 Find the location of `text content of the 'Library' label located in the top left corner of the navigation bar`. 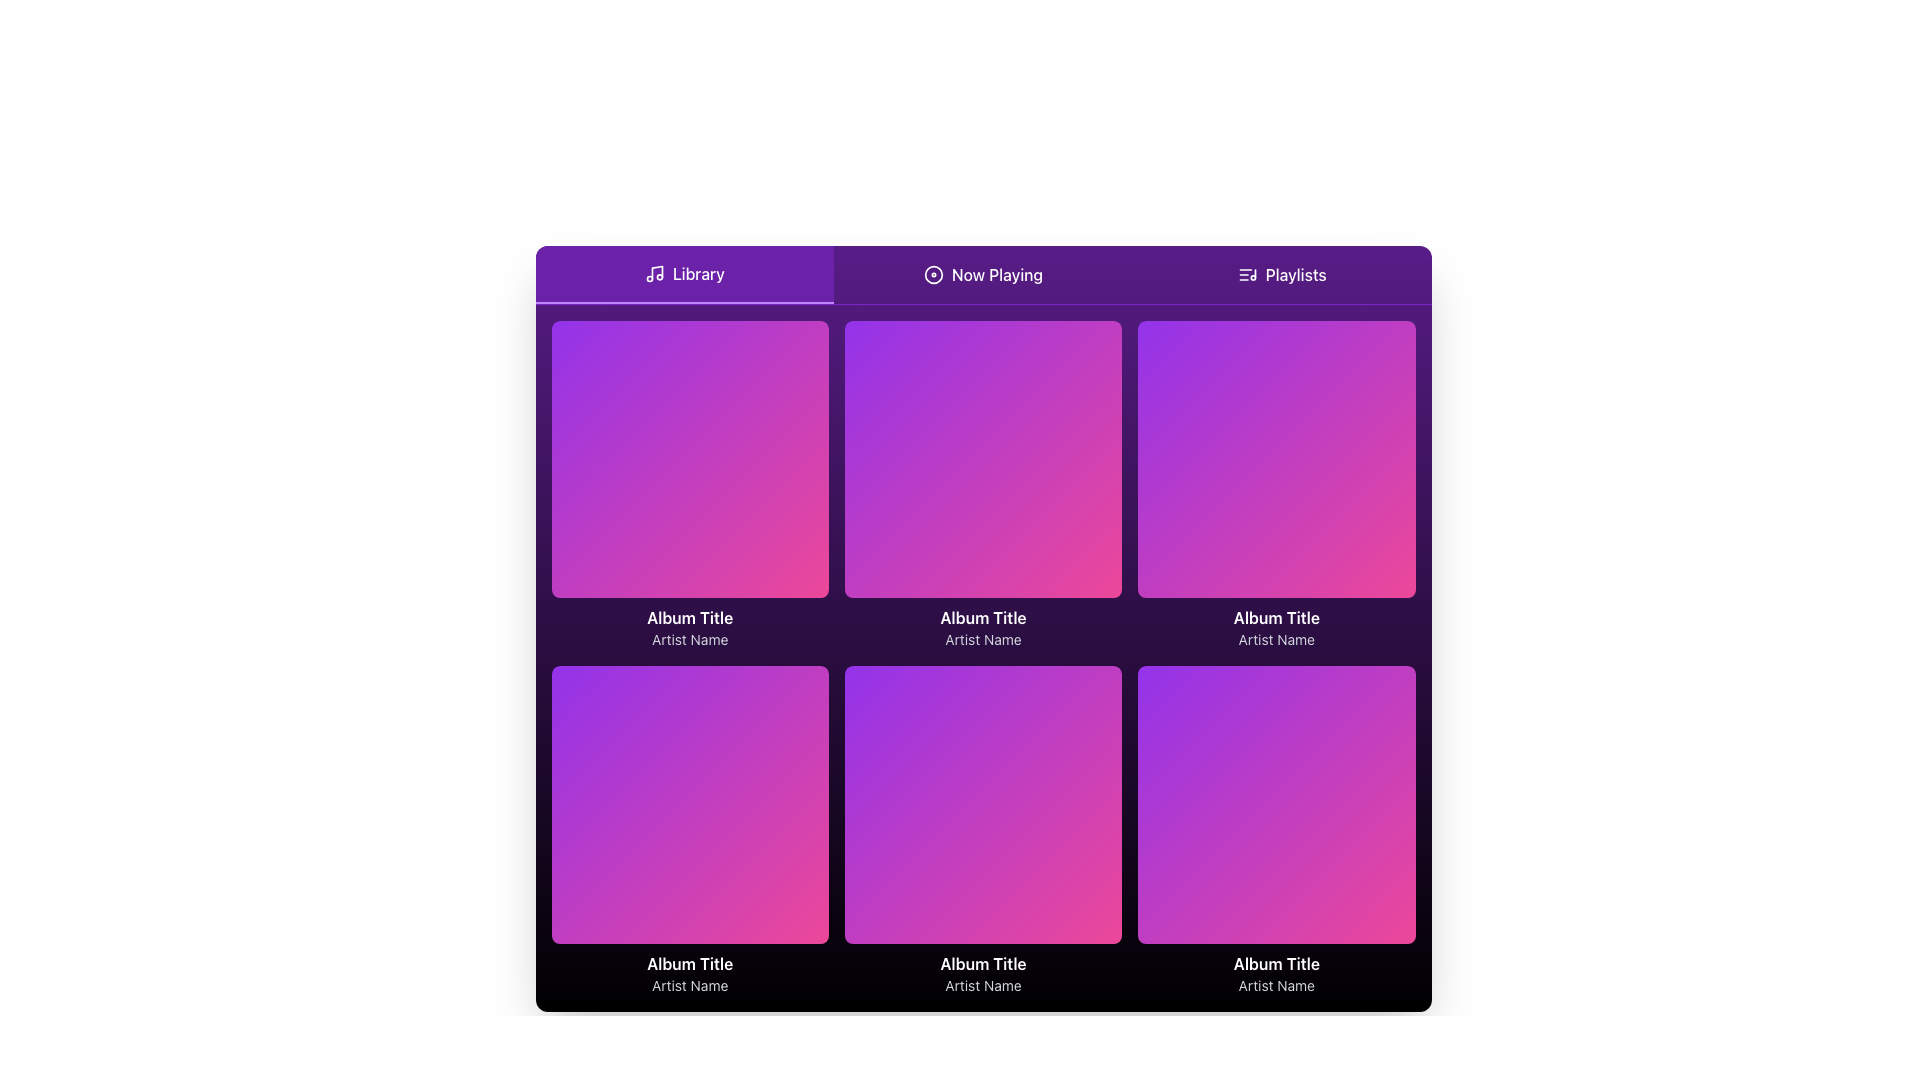

text content of the 'Library' label located in the top left corner of the navigation bar is located at coordinates (698, 273).